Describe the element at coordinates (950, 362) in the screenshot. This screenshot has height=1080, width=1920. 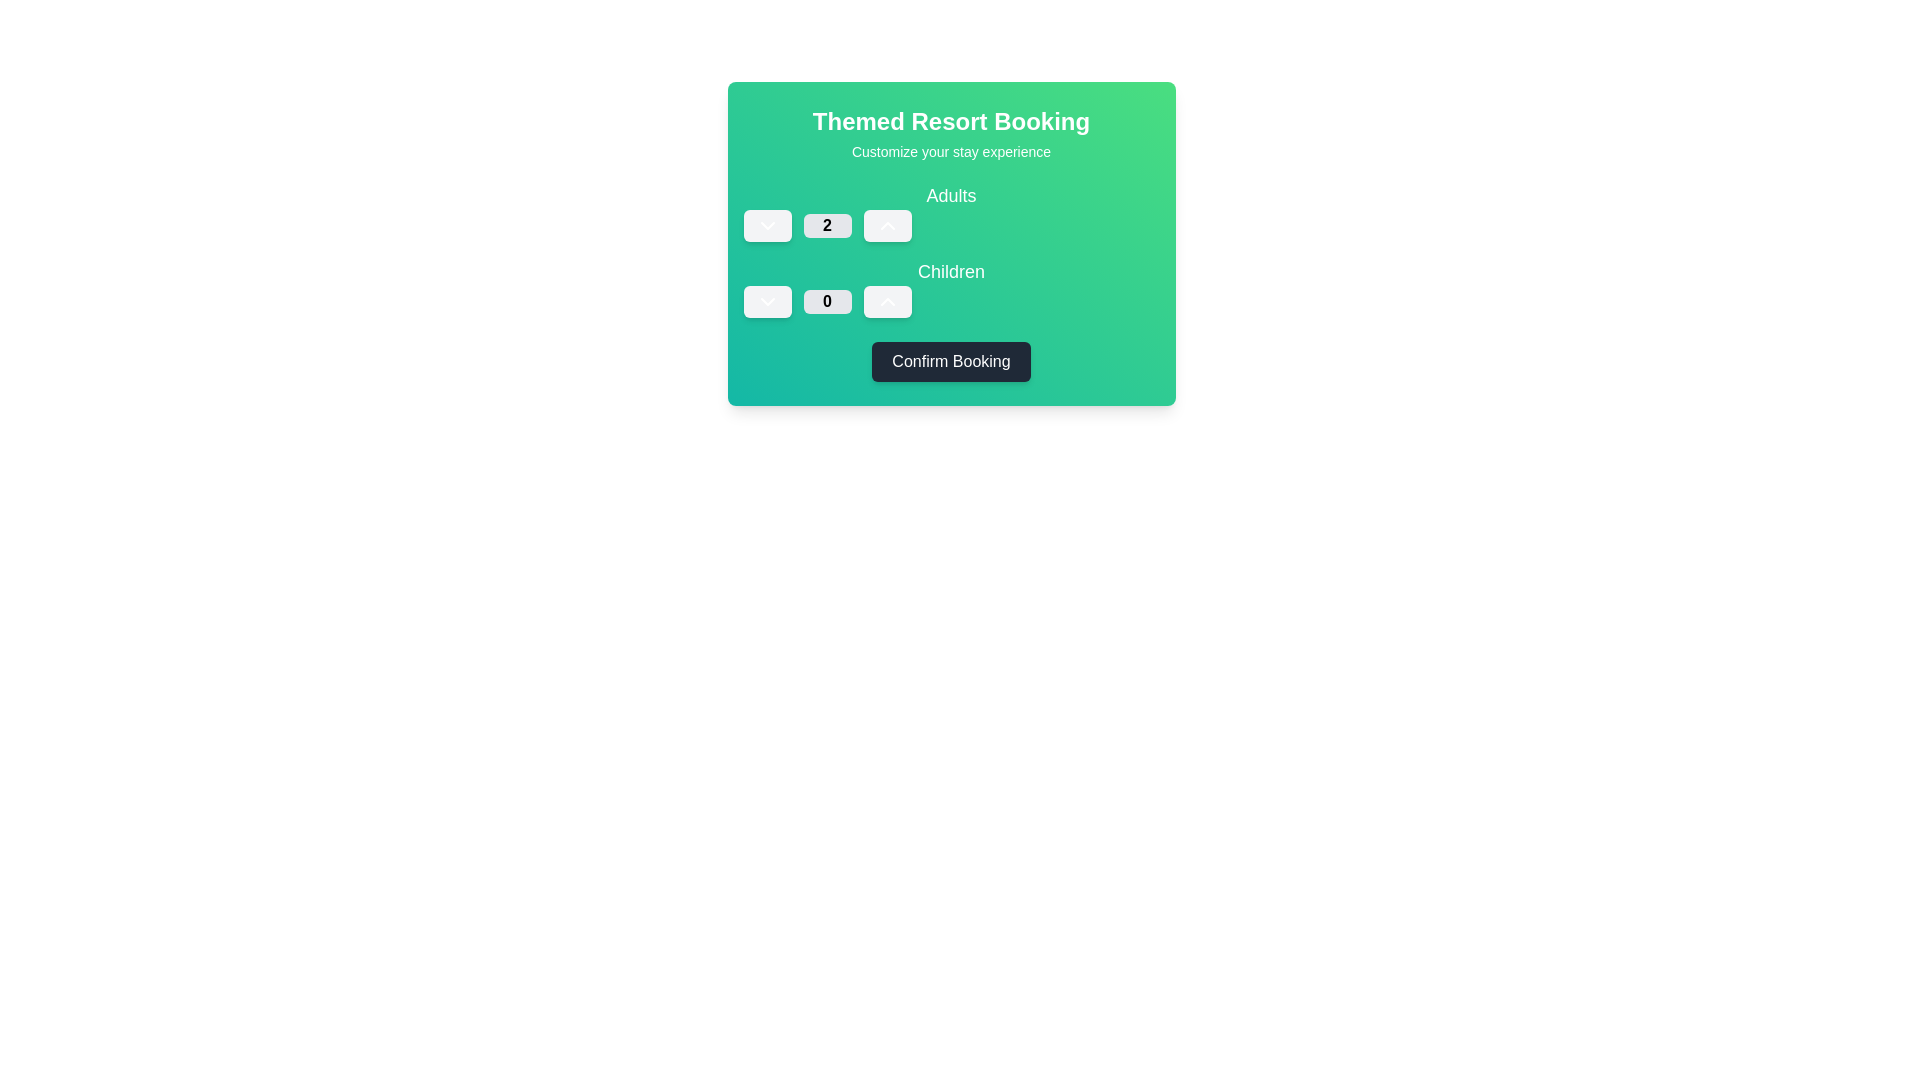
I see `the confirm booking button located centrally at the bottom of the 'Themed Resort Booking' card interface to finalize the booking parameters` at that location.